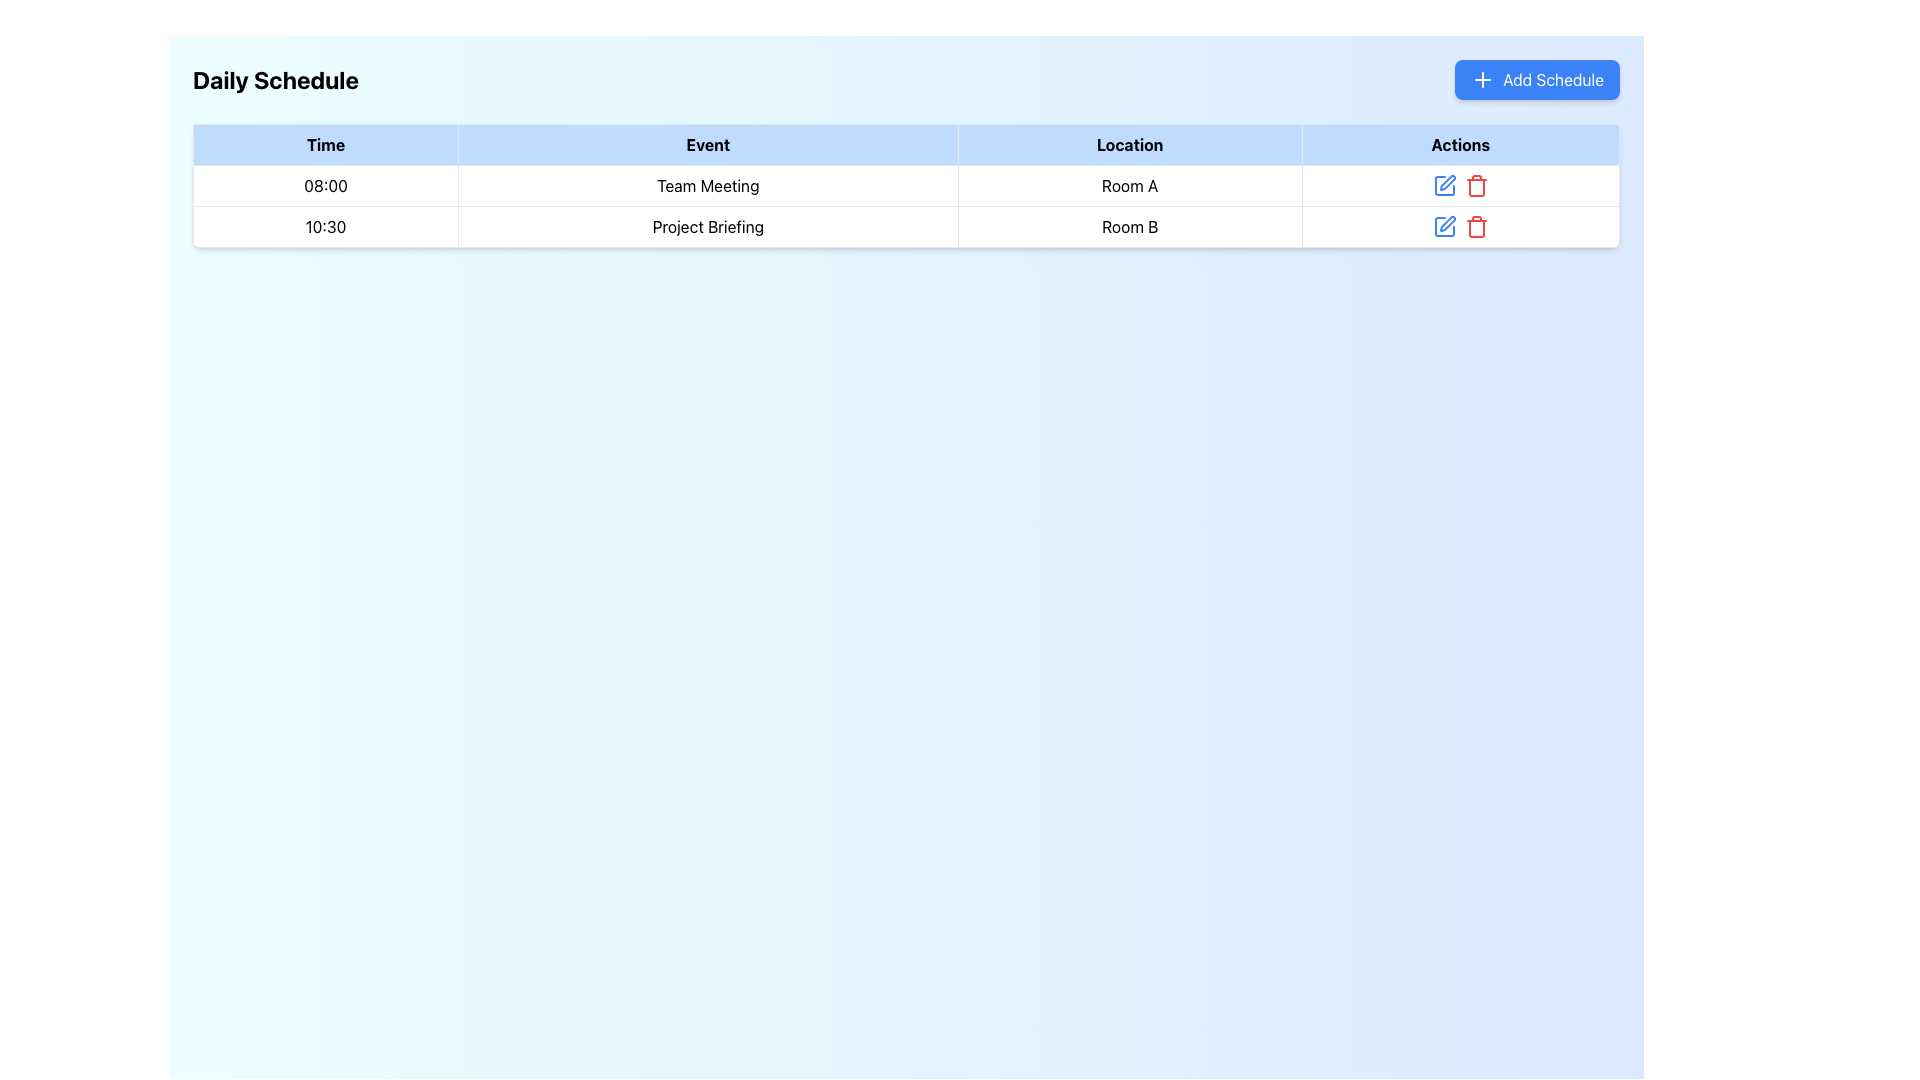  What do you see at coordinates (1444, 226) in the screenshot?
I see `the blue square-shaped icon with a pen symbol located in the 'Actions' column of the second row of the data table` at bounding box center [1444, 226].